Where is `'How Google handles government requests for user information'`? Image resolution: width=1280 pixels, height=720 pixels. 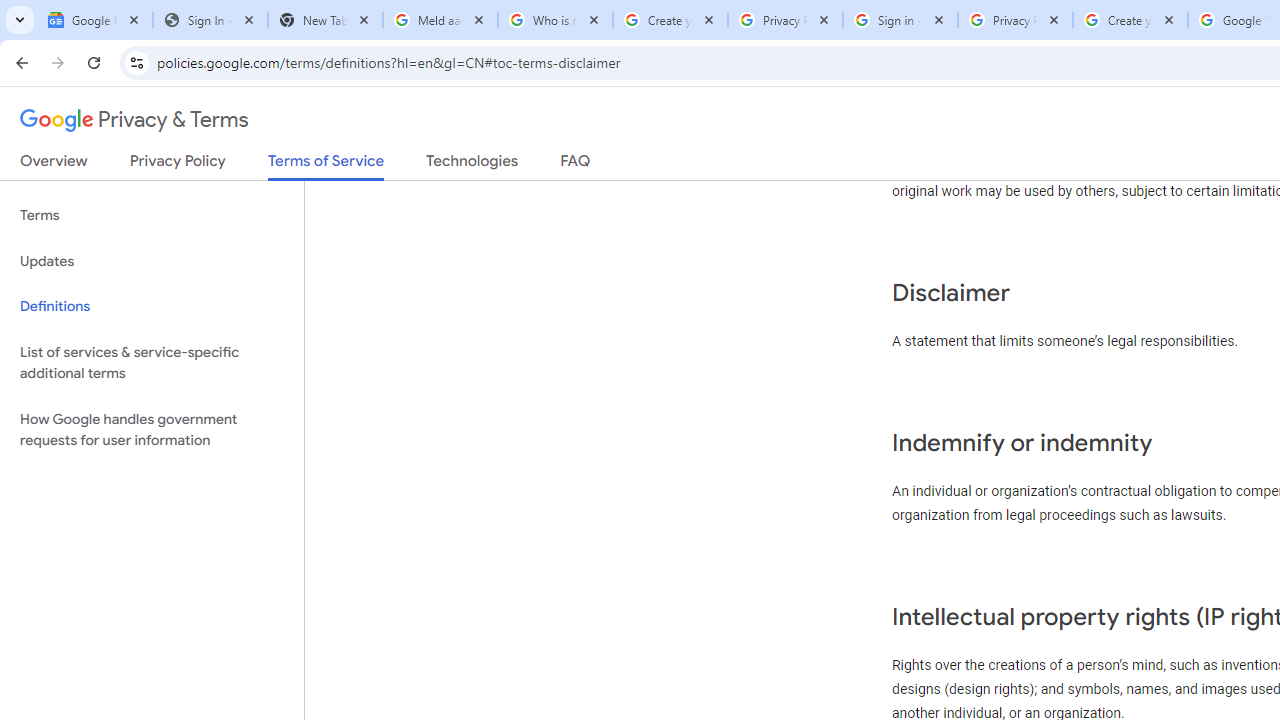
'How Google handles government requests for user information' is located at coordinates (151, 428).